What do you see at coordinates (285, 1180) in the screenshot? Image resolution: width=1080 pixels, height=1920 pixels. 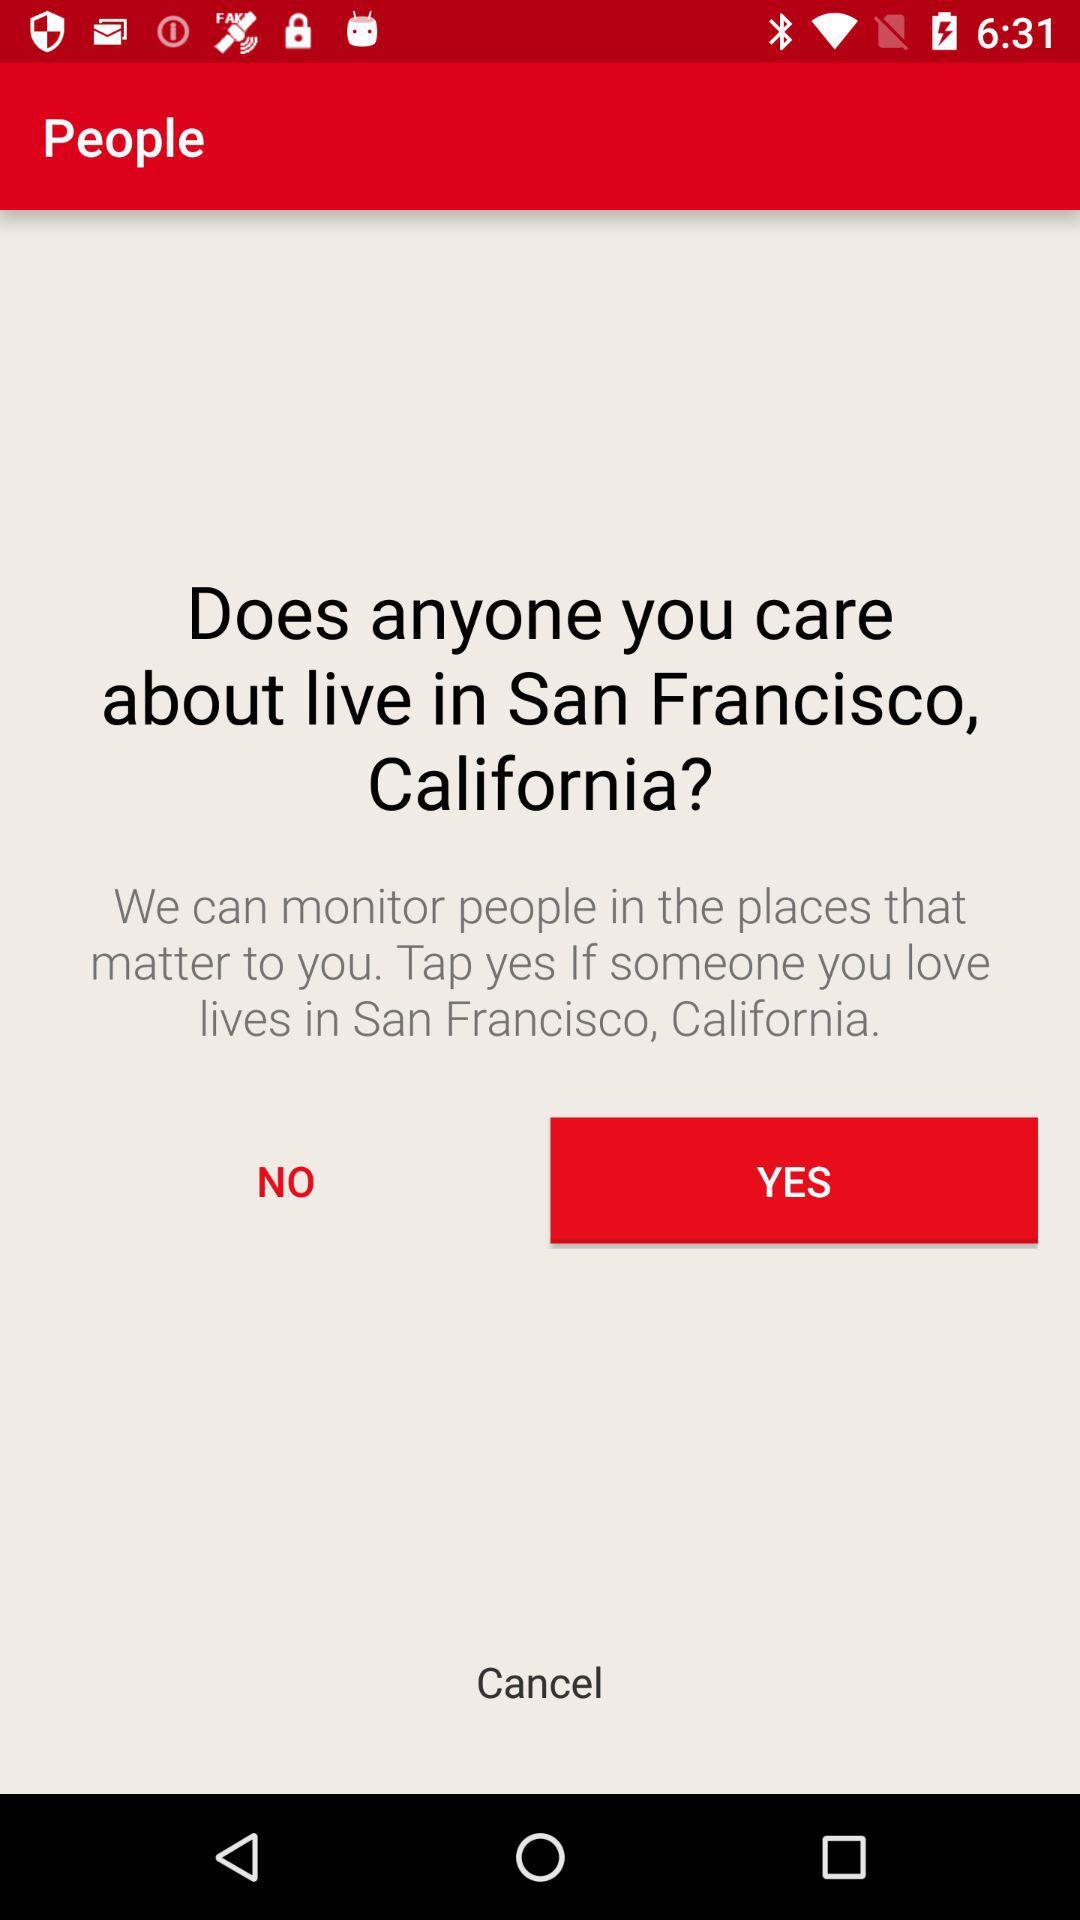 I see `item below we can monitor item` at bounding box center [285, 1180].